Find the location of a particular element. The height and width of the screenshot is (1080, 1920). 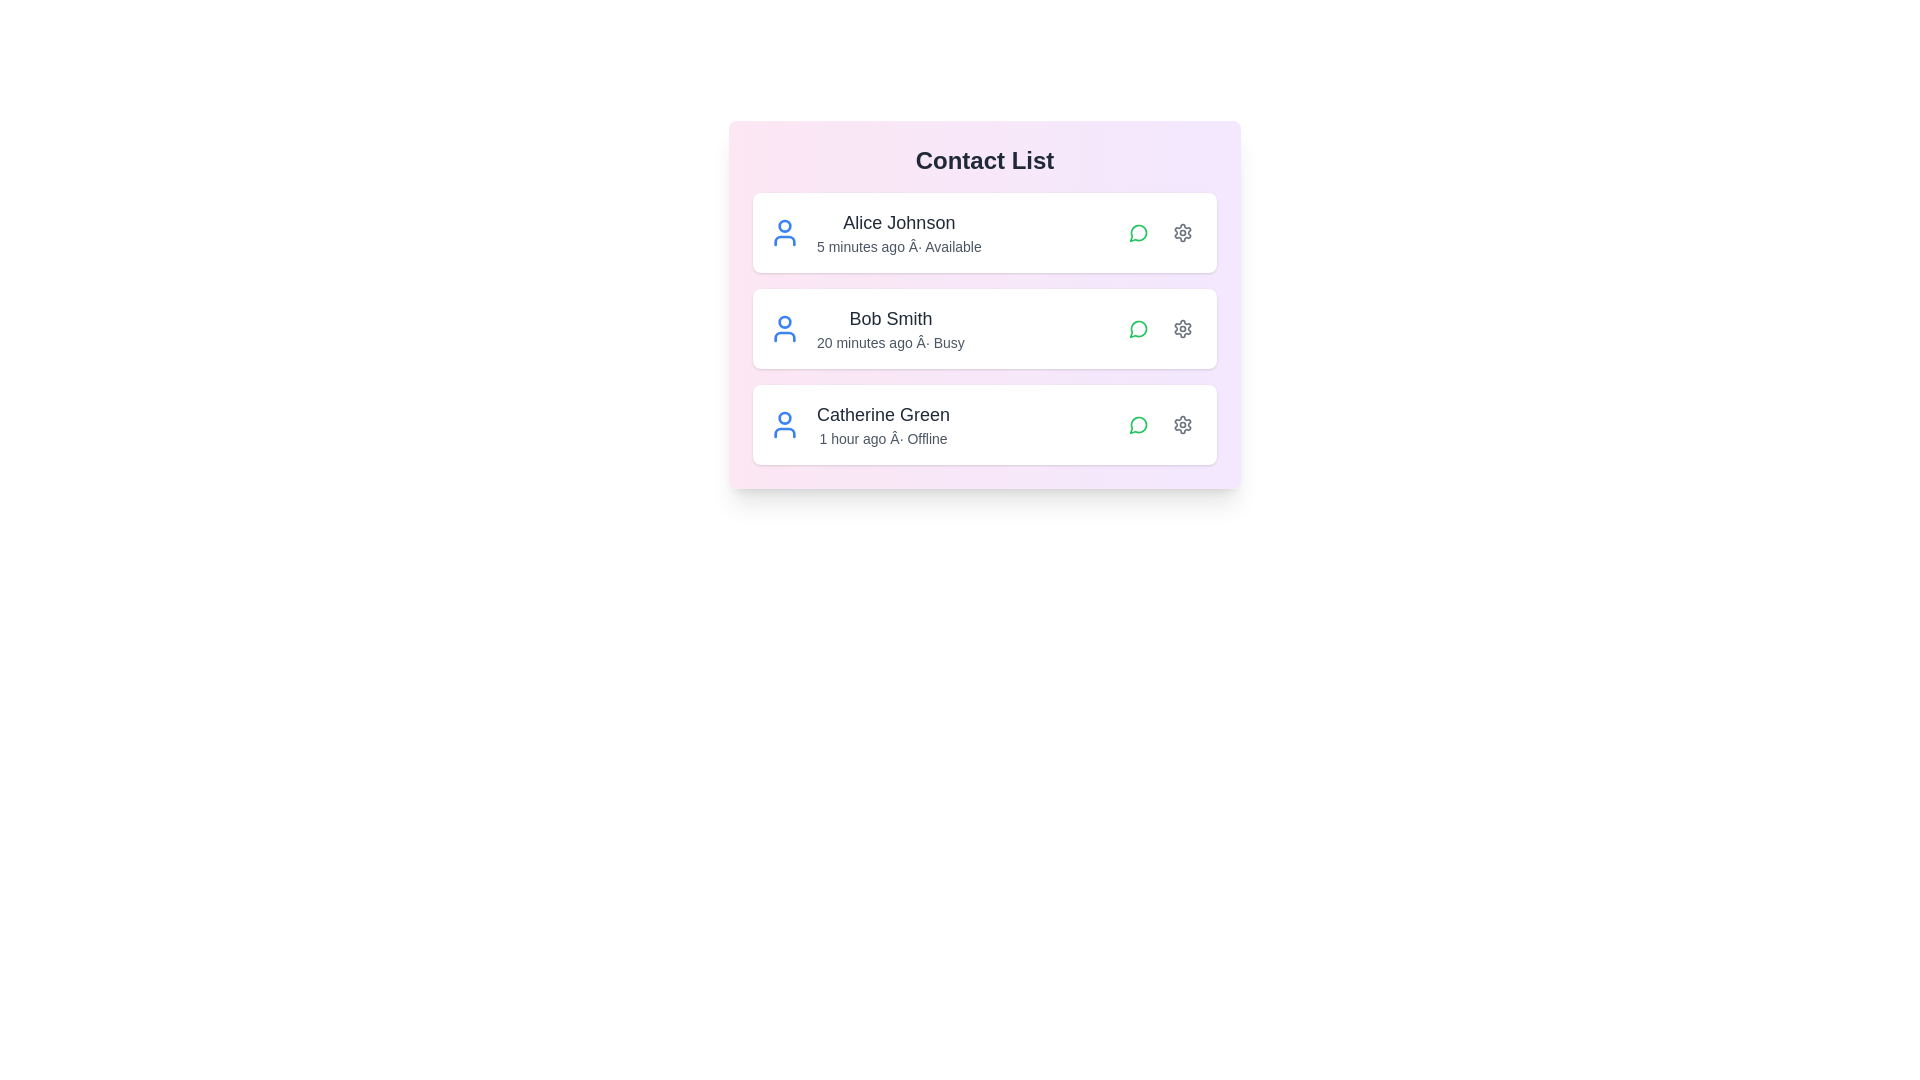

the contact 'Alice Johnson' to view their details is located at coordinates (984, 231).